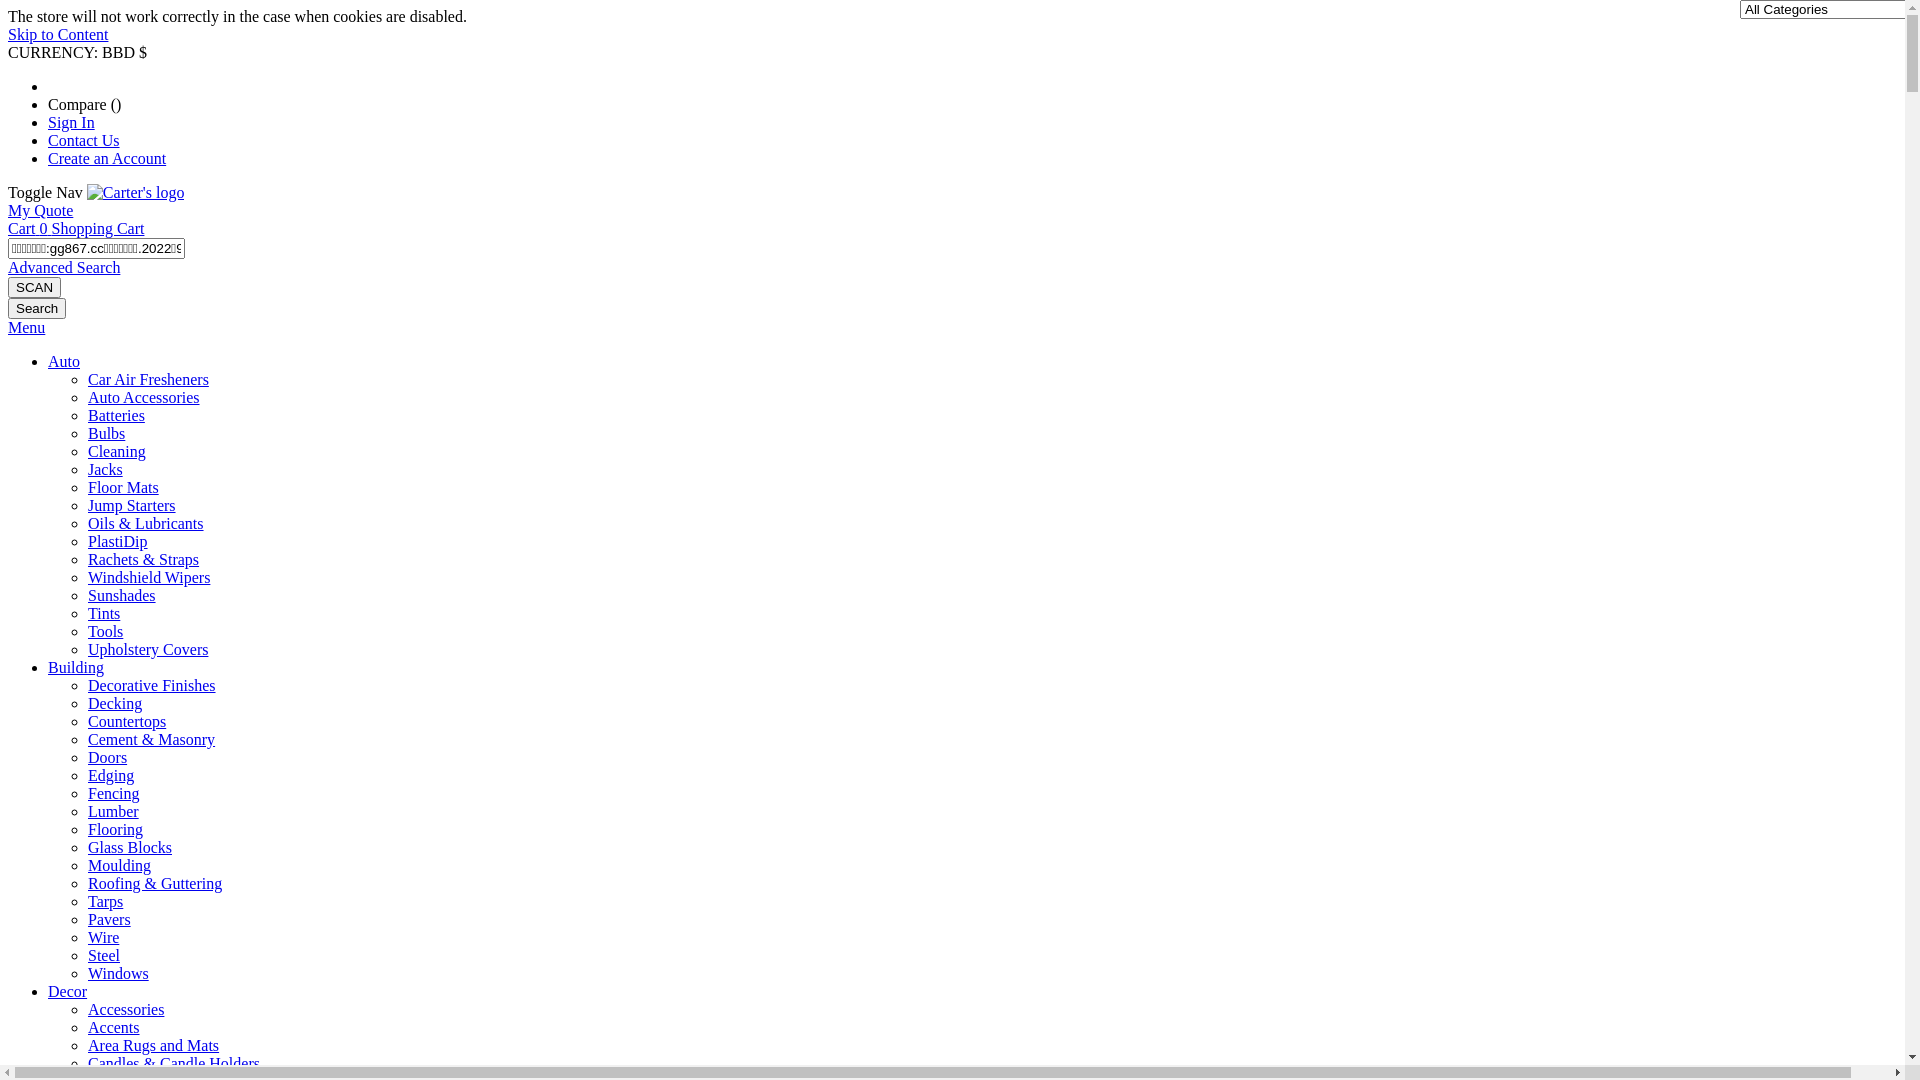  Describe the element at coordinates (86, 649) in the screenshot. I see `'Upholstery Covers'` at that location.